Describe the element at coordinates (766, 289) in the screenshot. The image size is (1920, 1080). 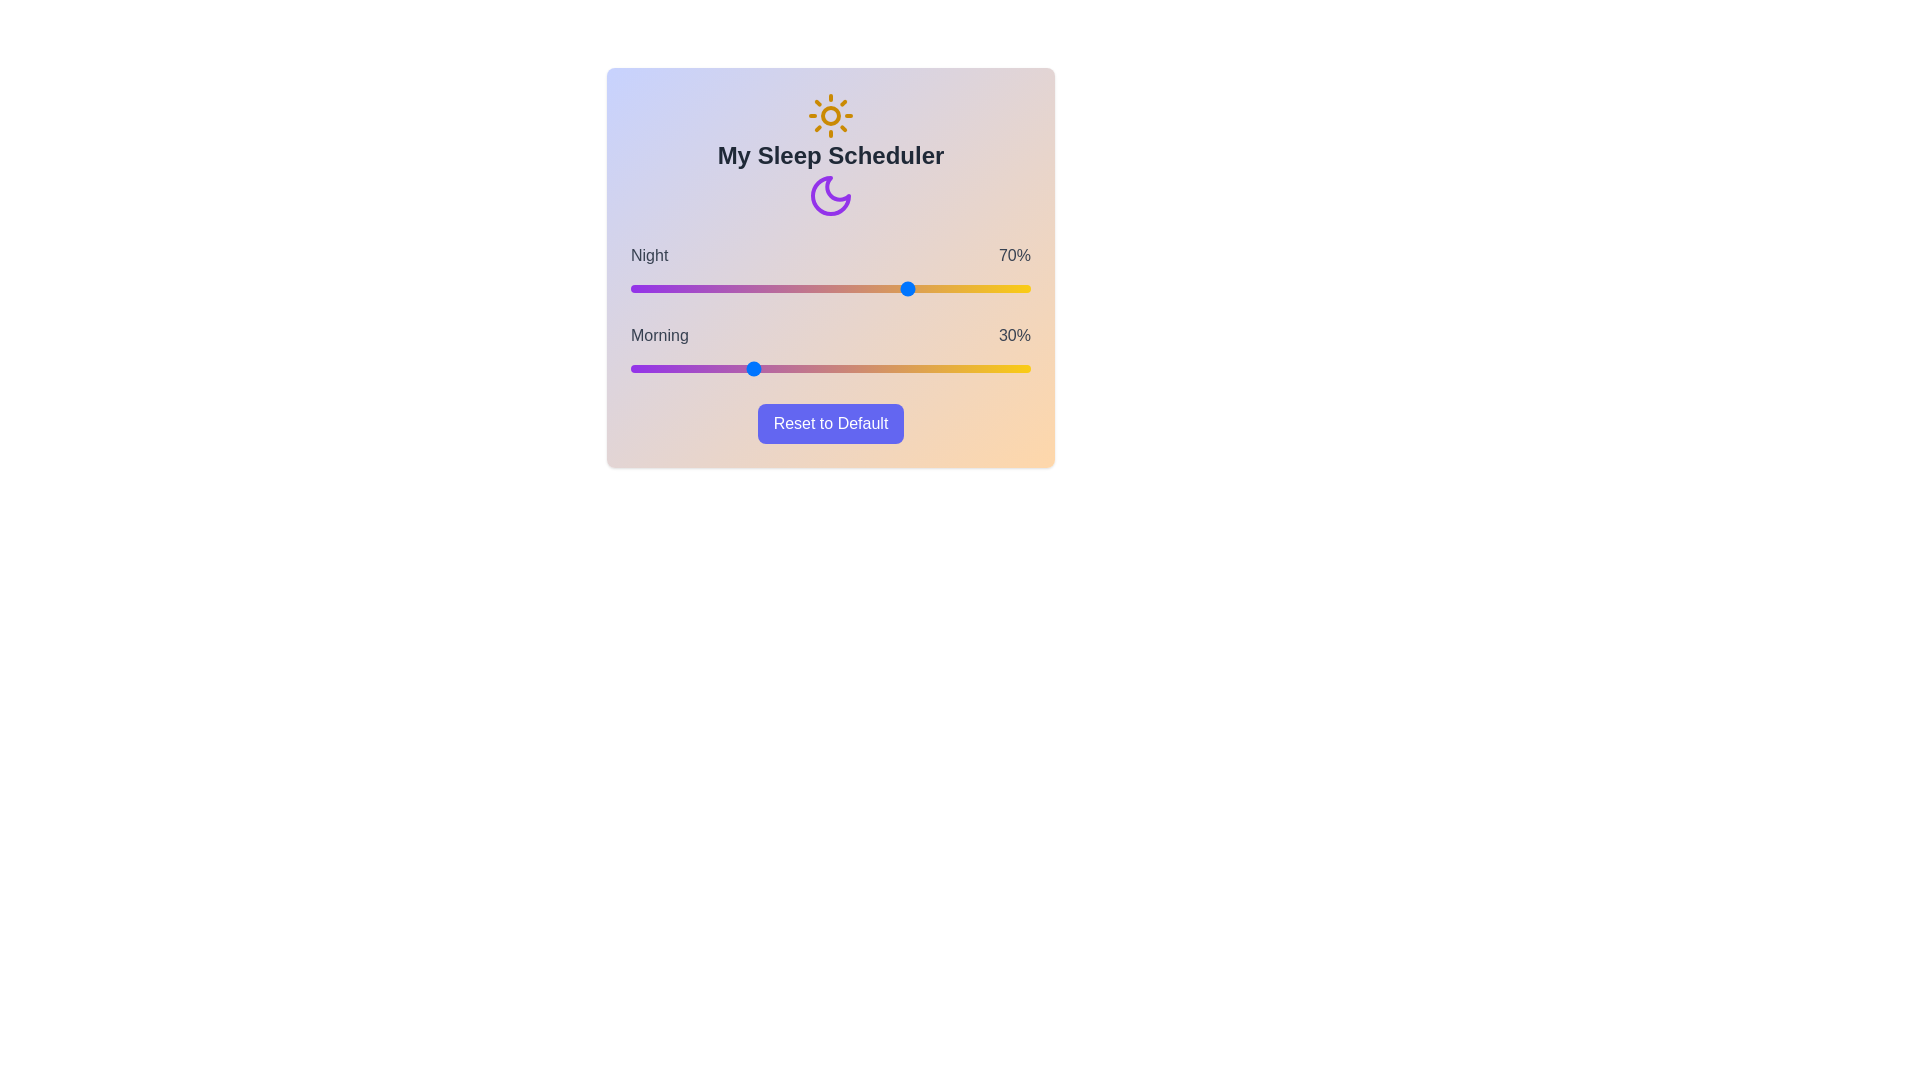
I see `the 'Night' slider to 34%` at that location.